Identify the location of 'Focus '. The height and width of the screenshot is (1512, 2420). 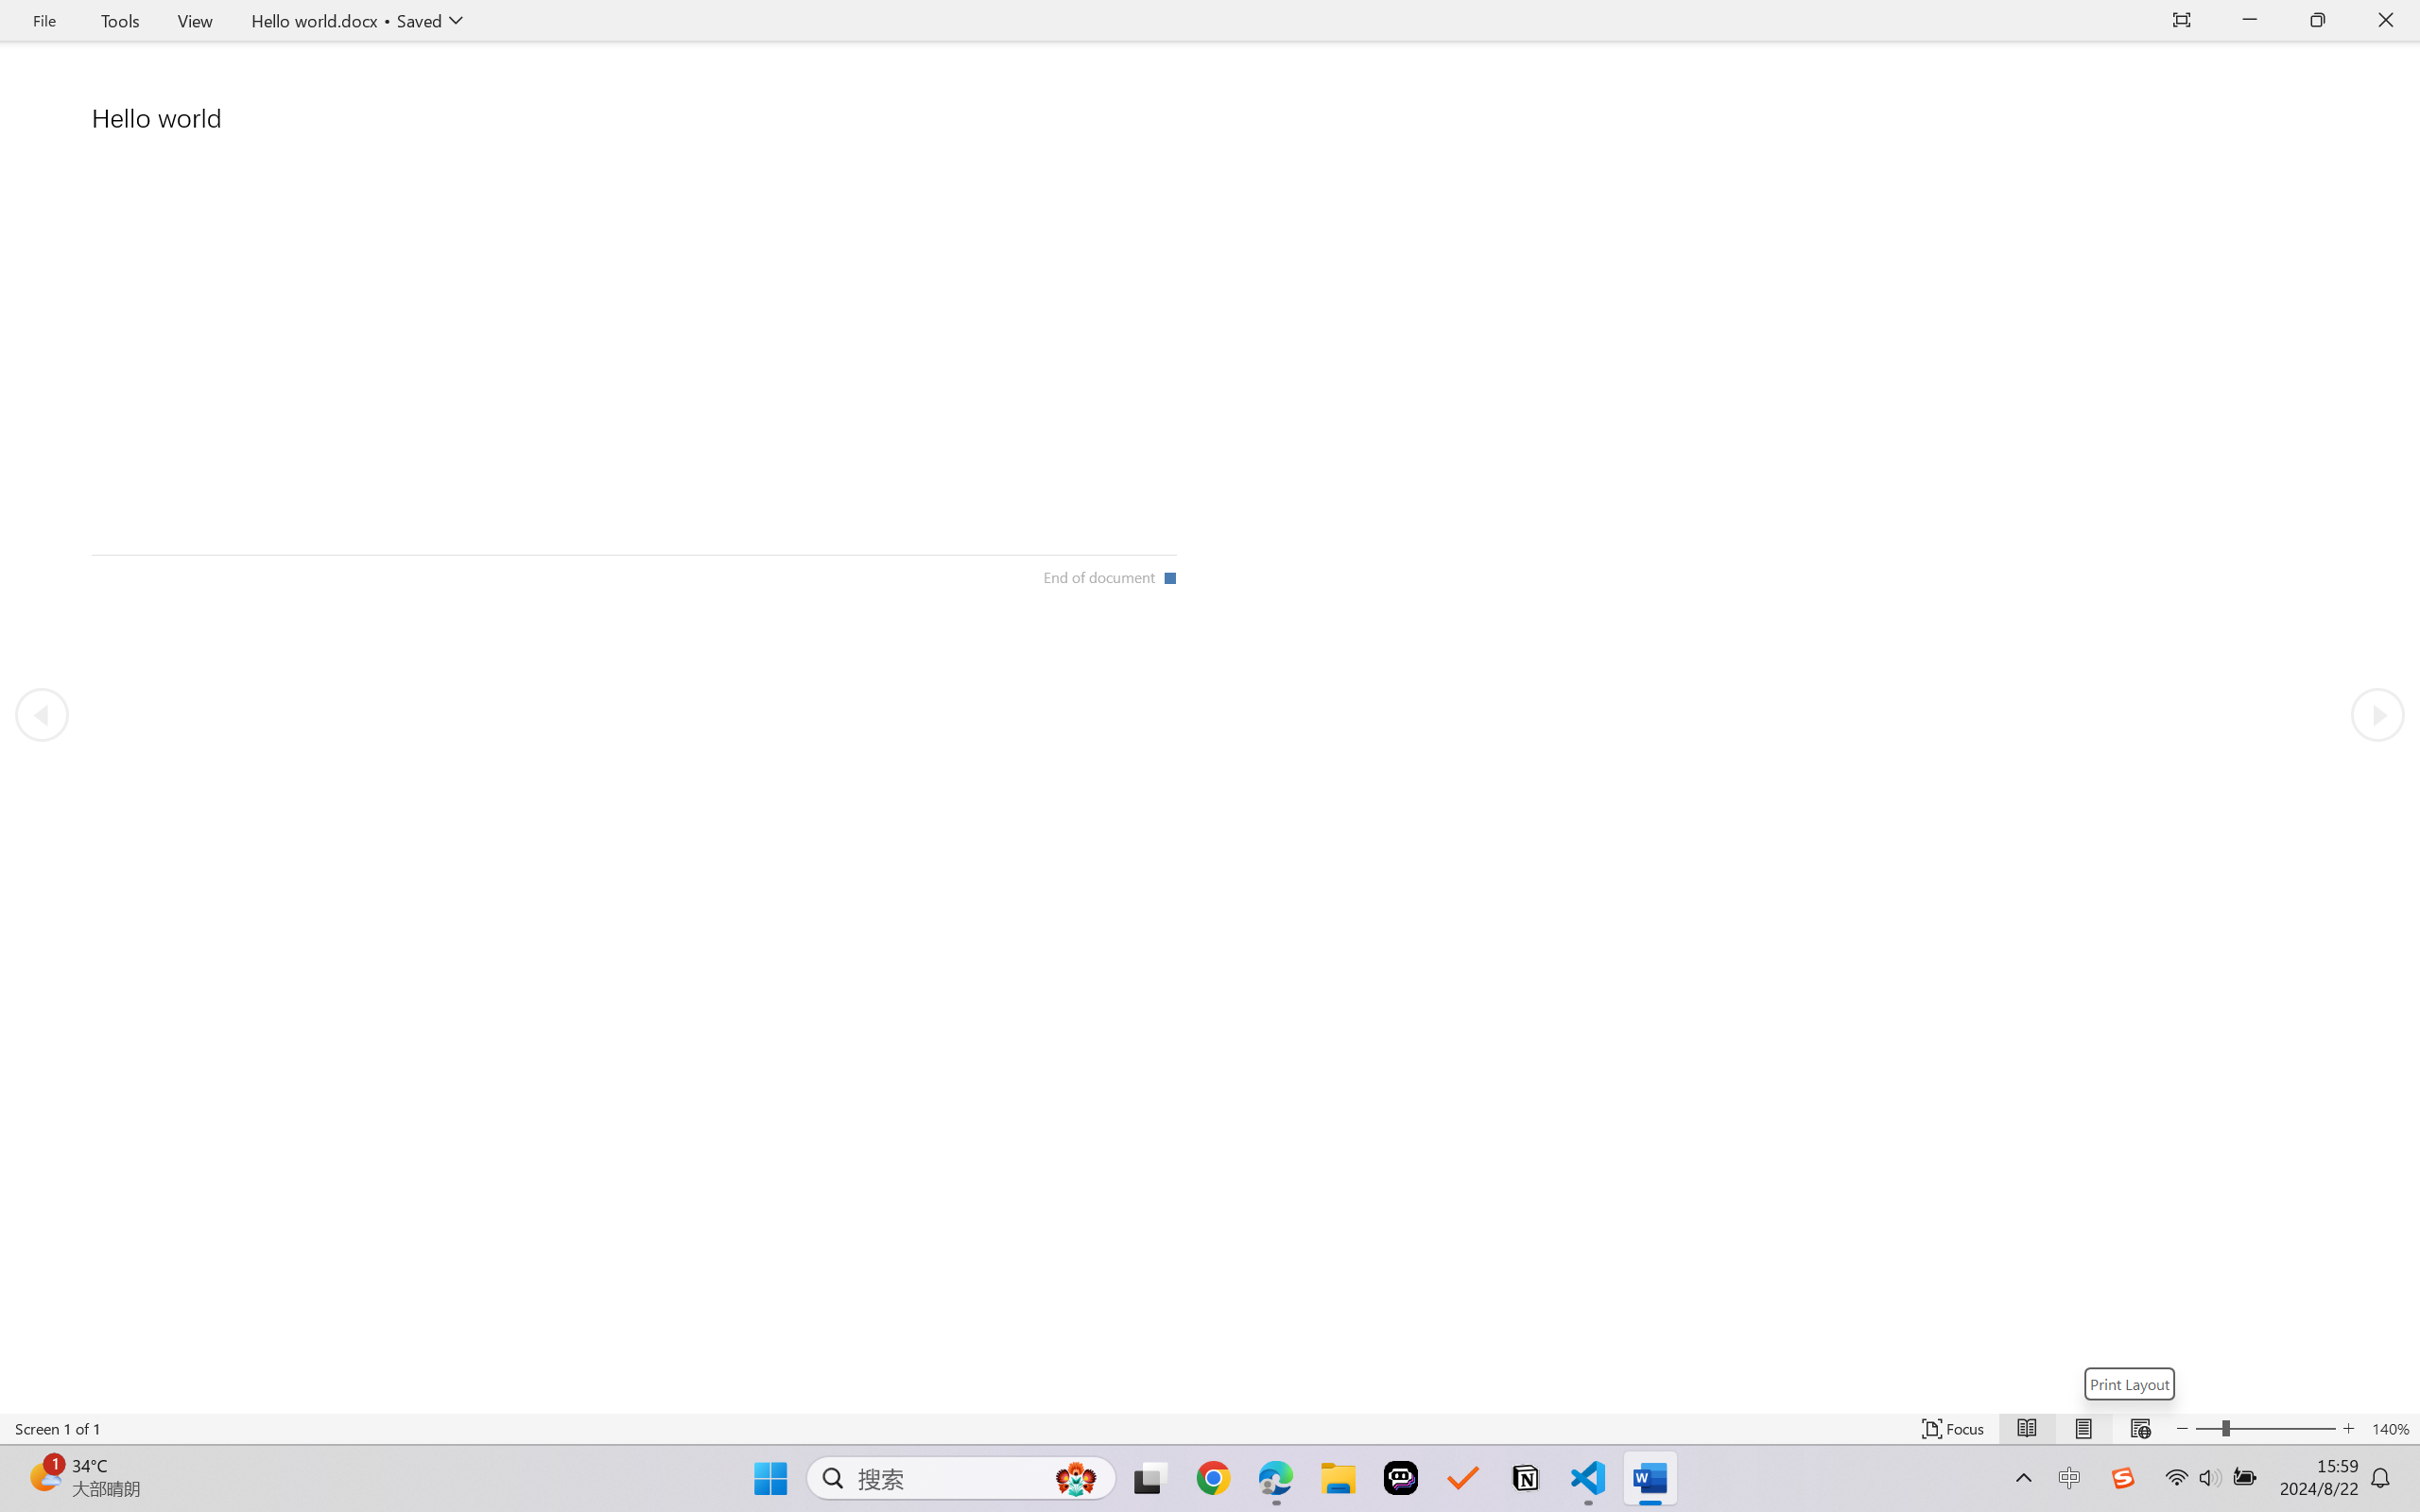
(1953, 1428).